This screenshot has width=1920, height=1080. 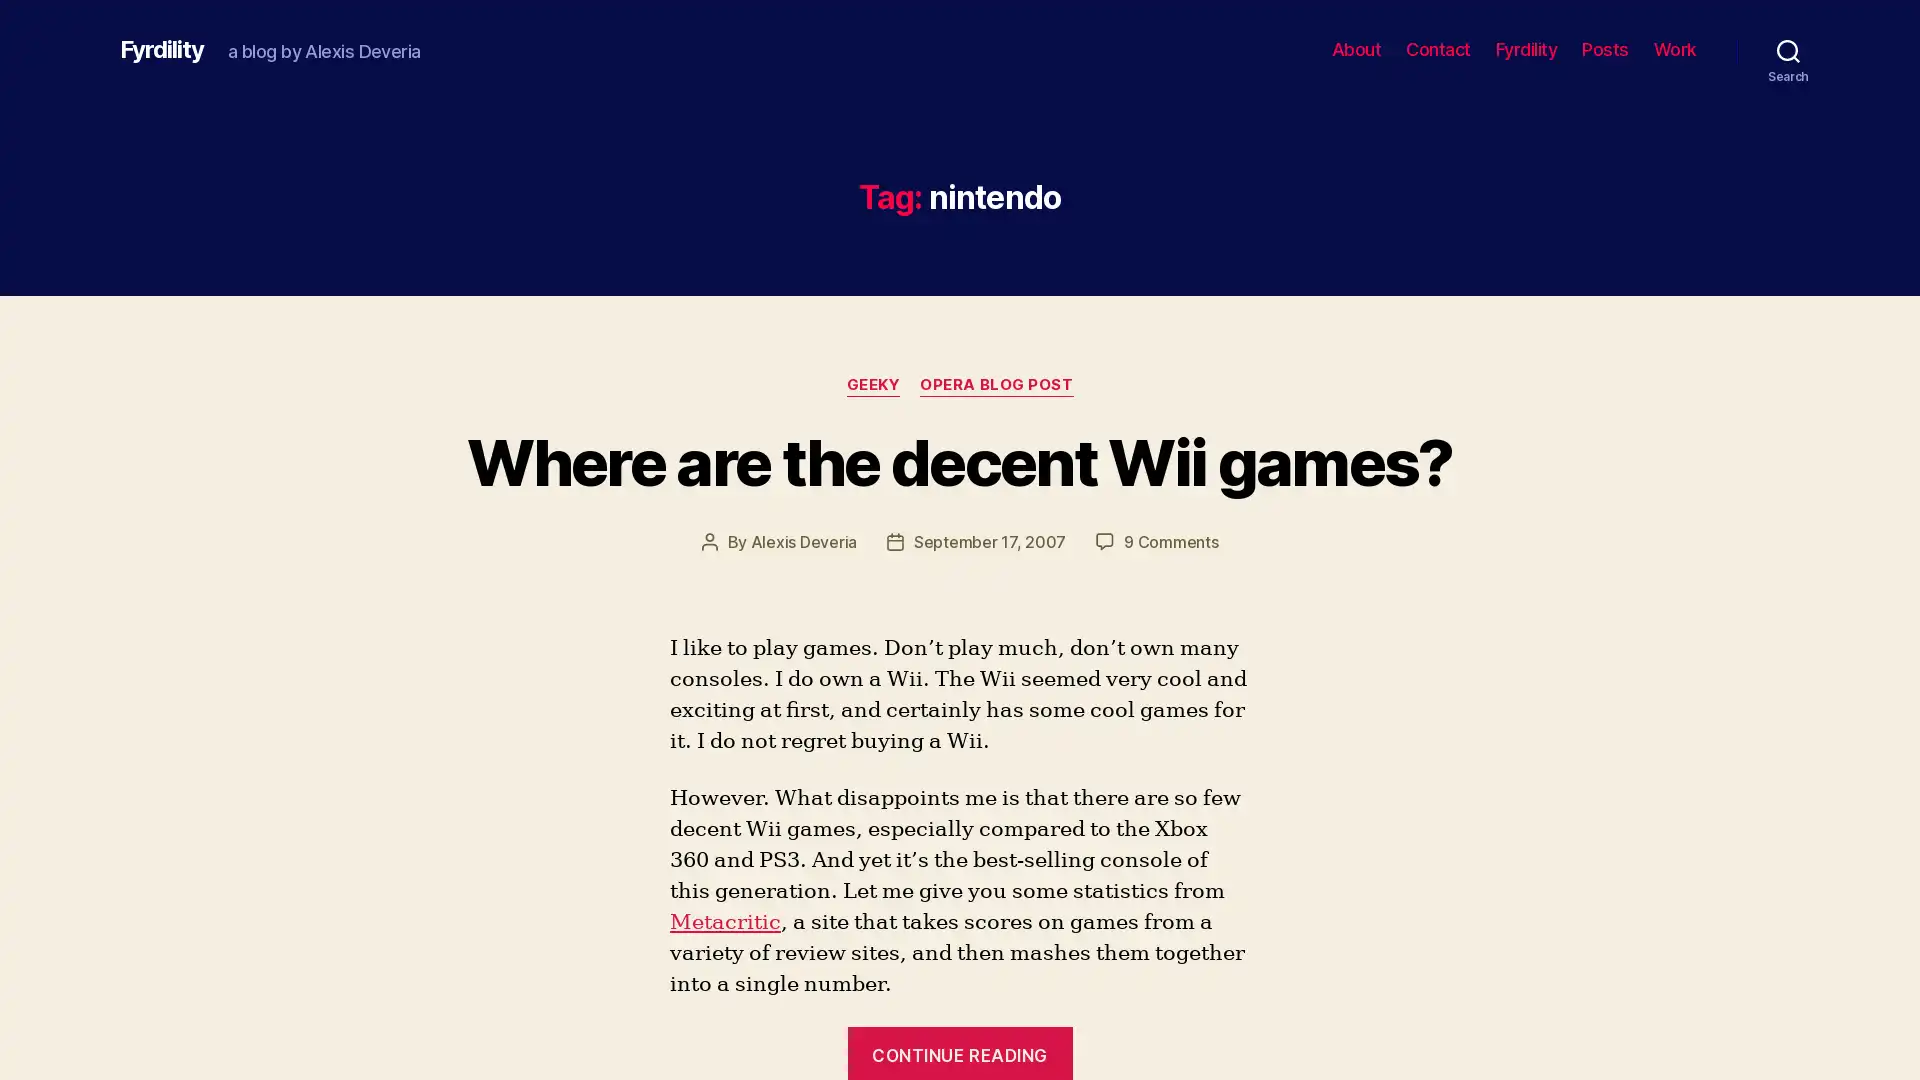 What do you see at coordinates (1788, 49) in the screenshot?
I see `Search` at bounding box center [1788, 49].